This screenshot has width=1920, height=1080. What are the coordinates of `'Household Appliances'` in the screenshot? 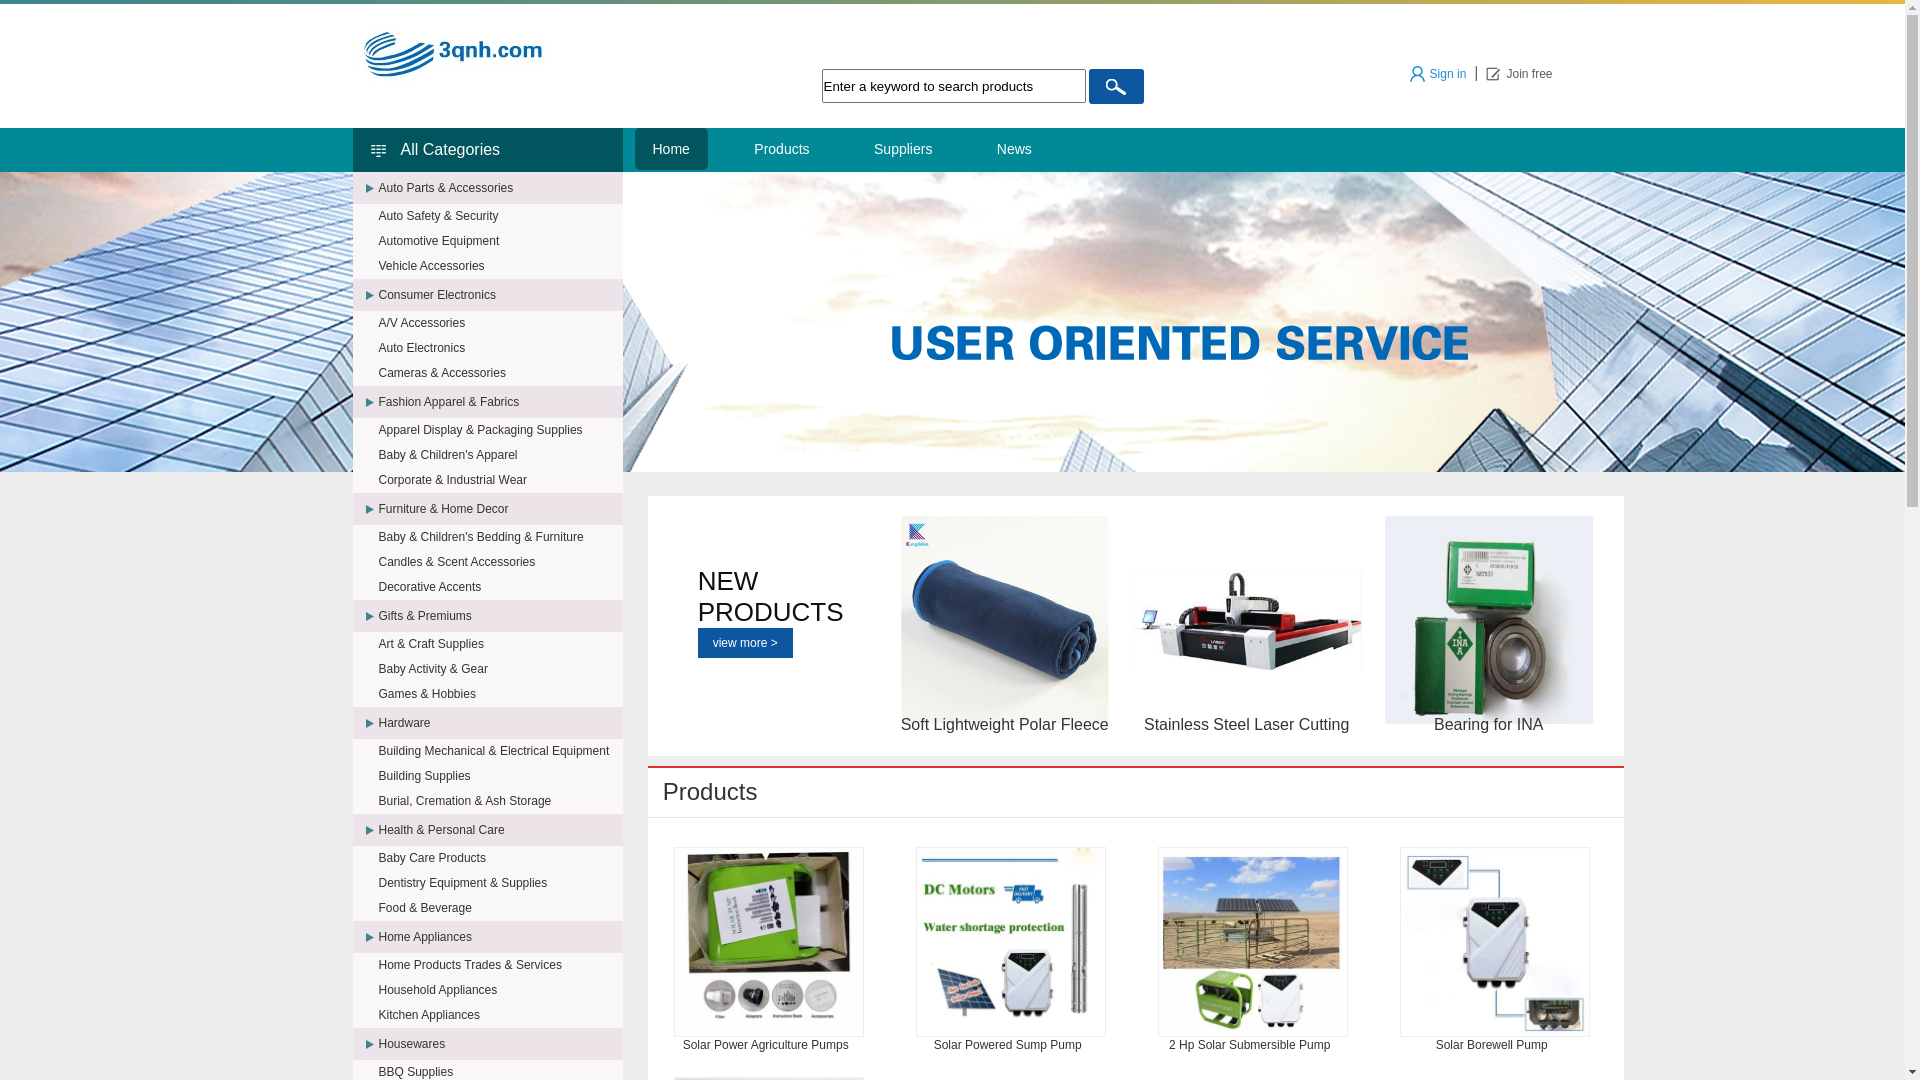 It's located at (499, 990).